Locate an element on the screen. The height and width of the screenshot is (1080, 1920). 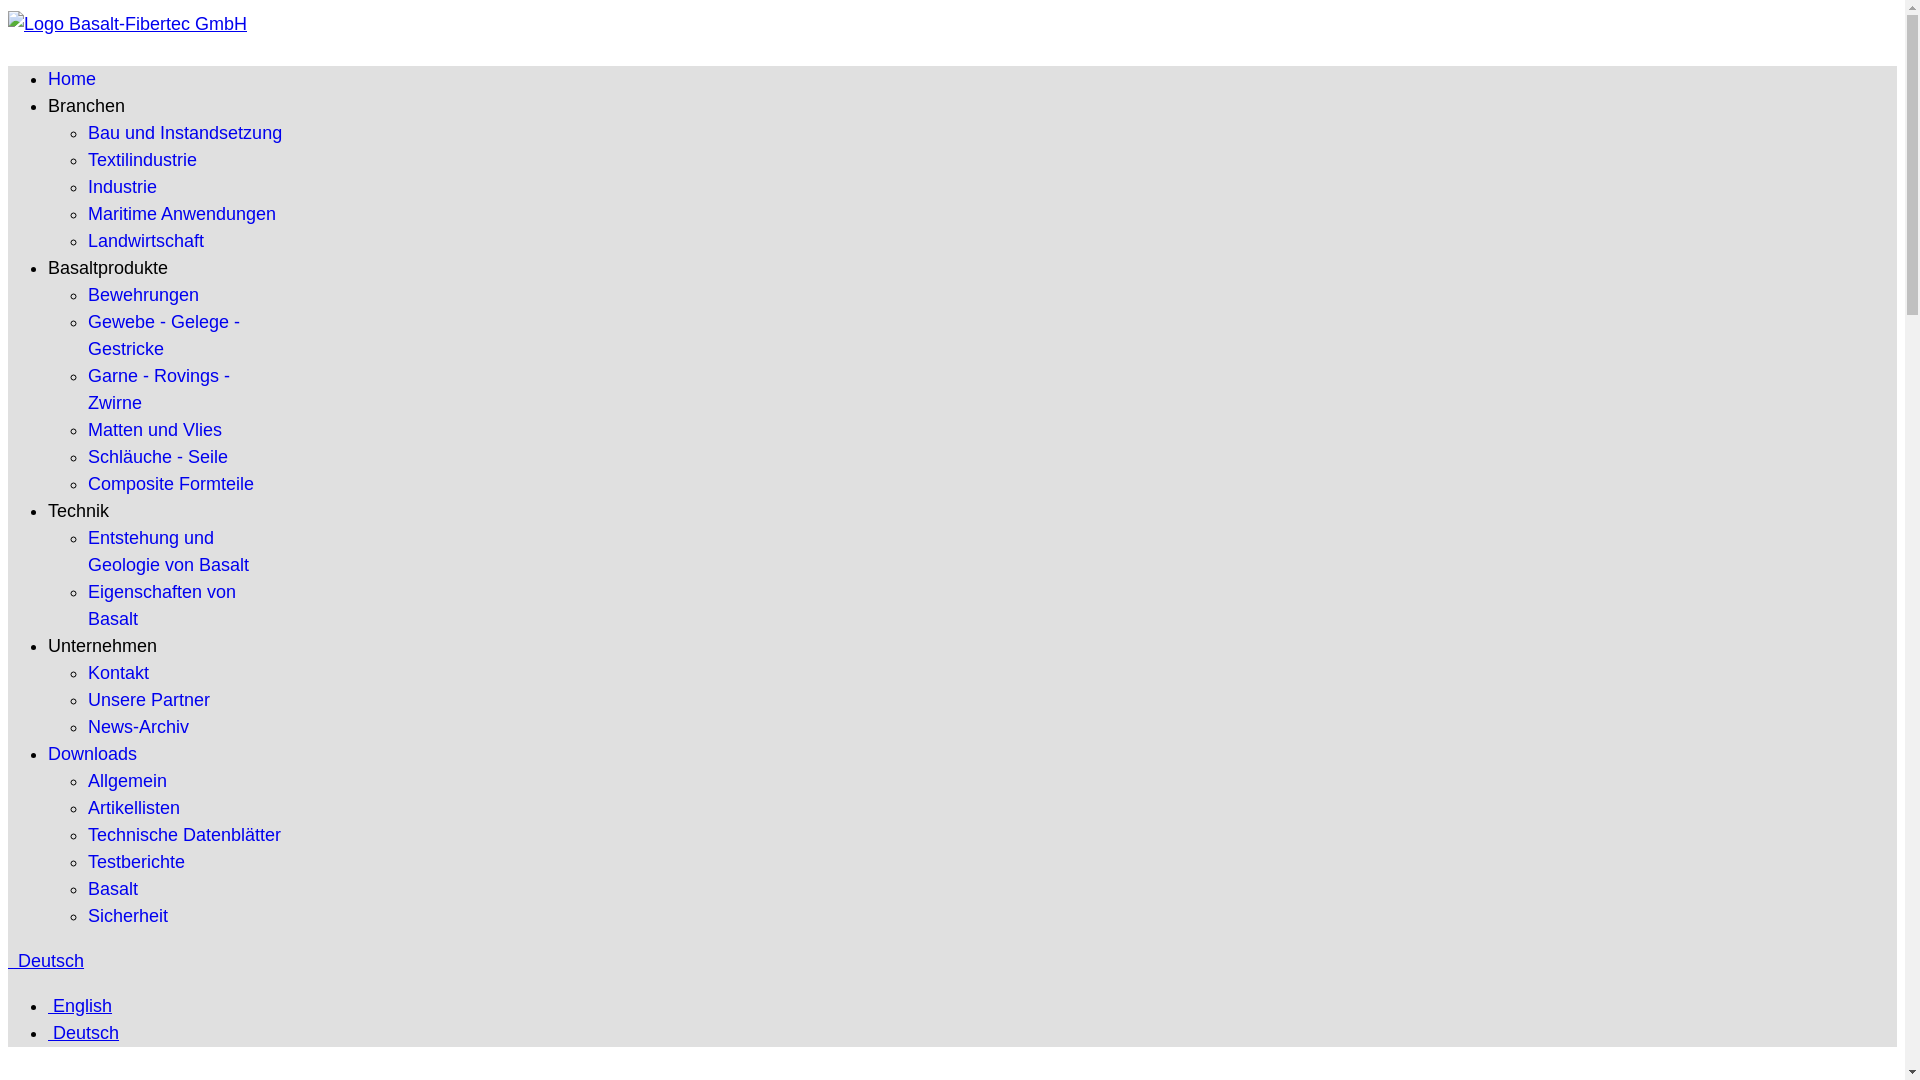
'Bau und Instandsetzung' is located at coordinates (86, 132).